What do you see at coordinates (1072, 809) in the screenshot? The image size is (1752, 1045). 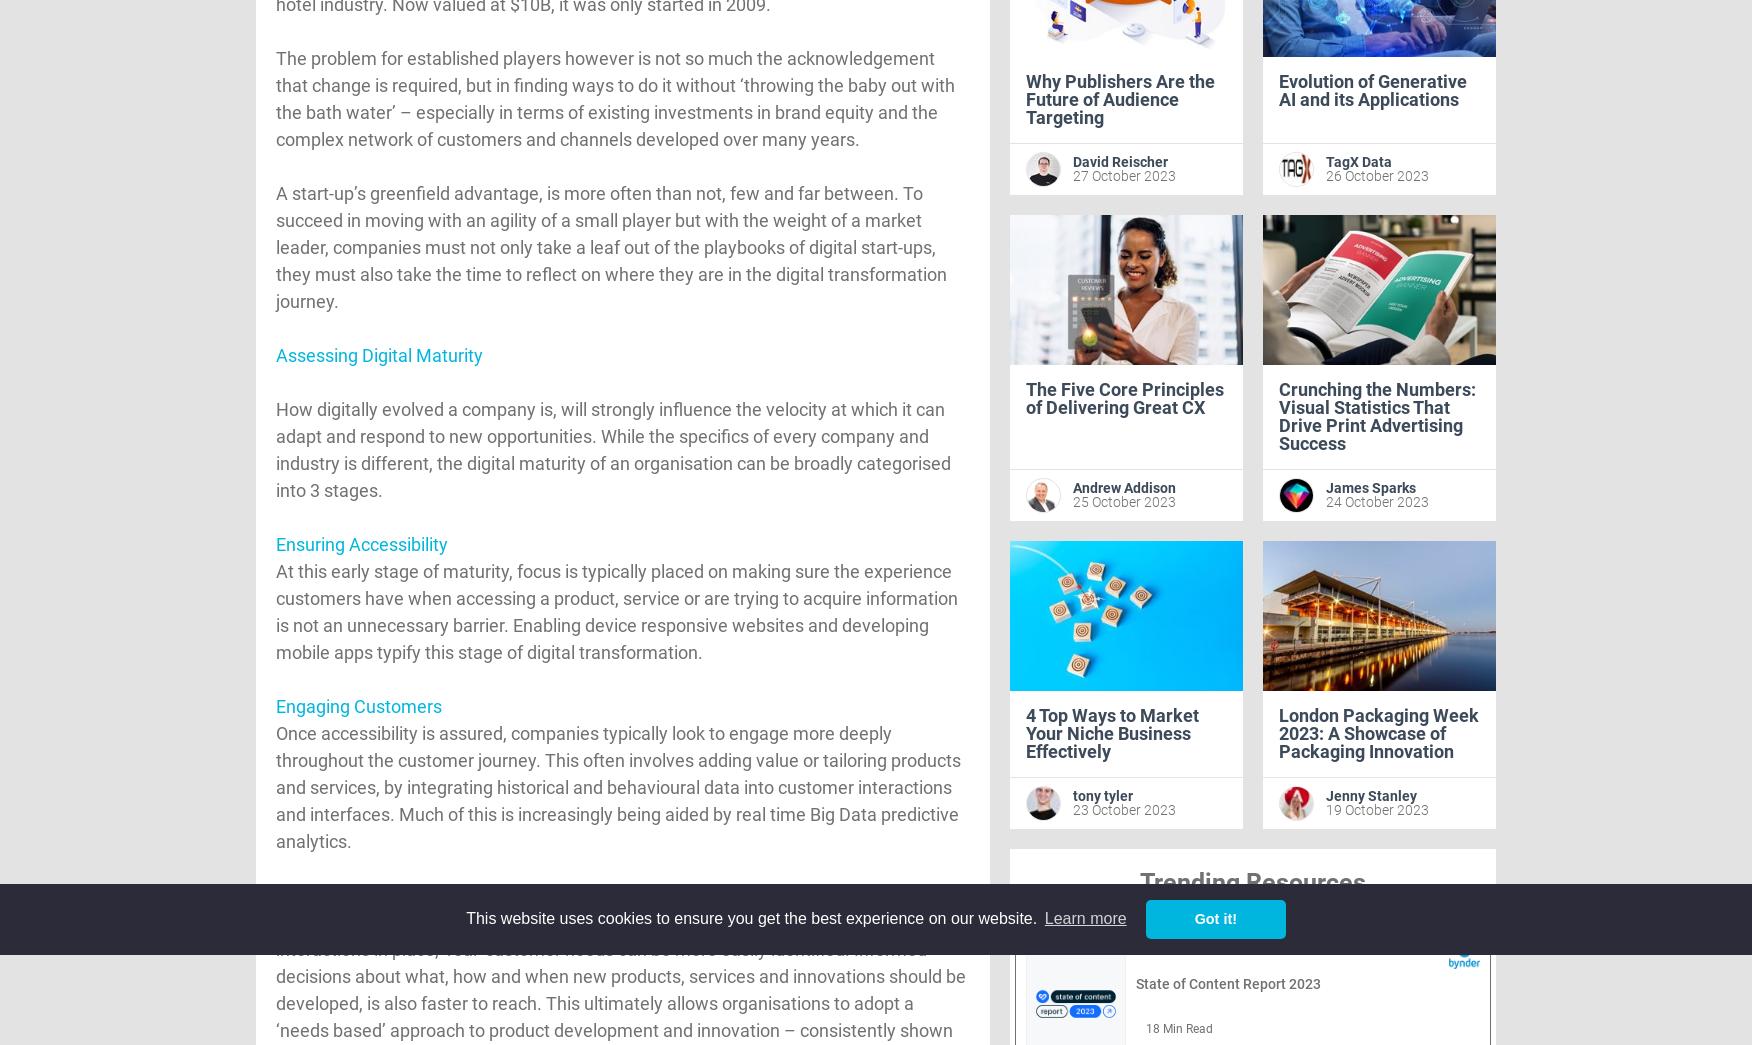 I see `'23 October 2023'` at bounding box center [1072, 809].